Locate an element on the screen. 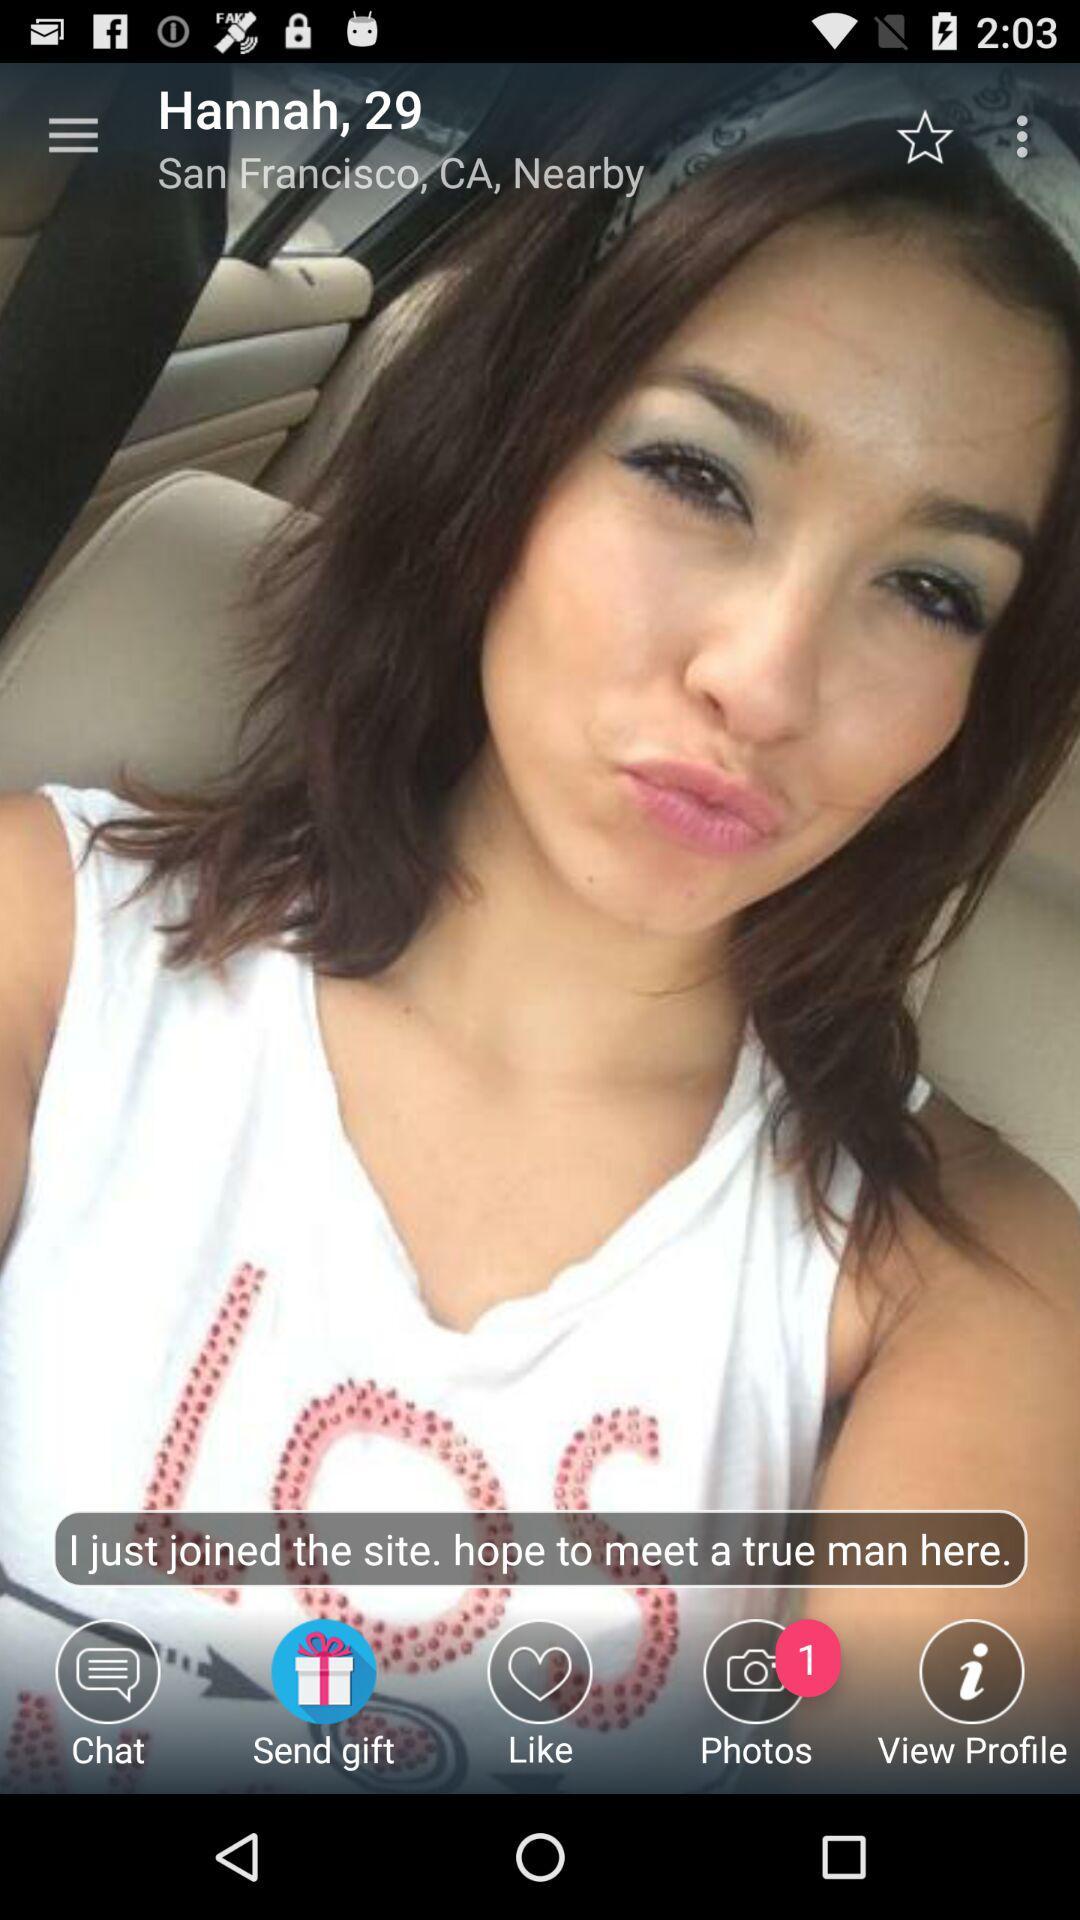 This screenshot has width=1080, height=1920. send gift button is located at coordinates (323, 1705).